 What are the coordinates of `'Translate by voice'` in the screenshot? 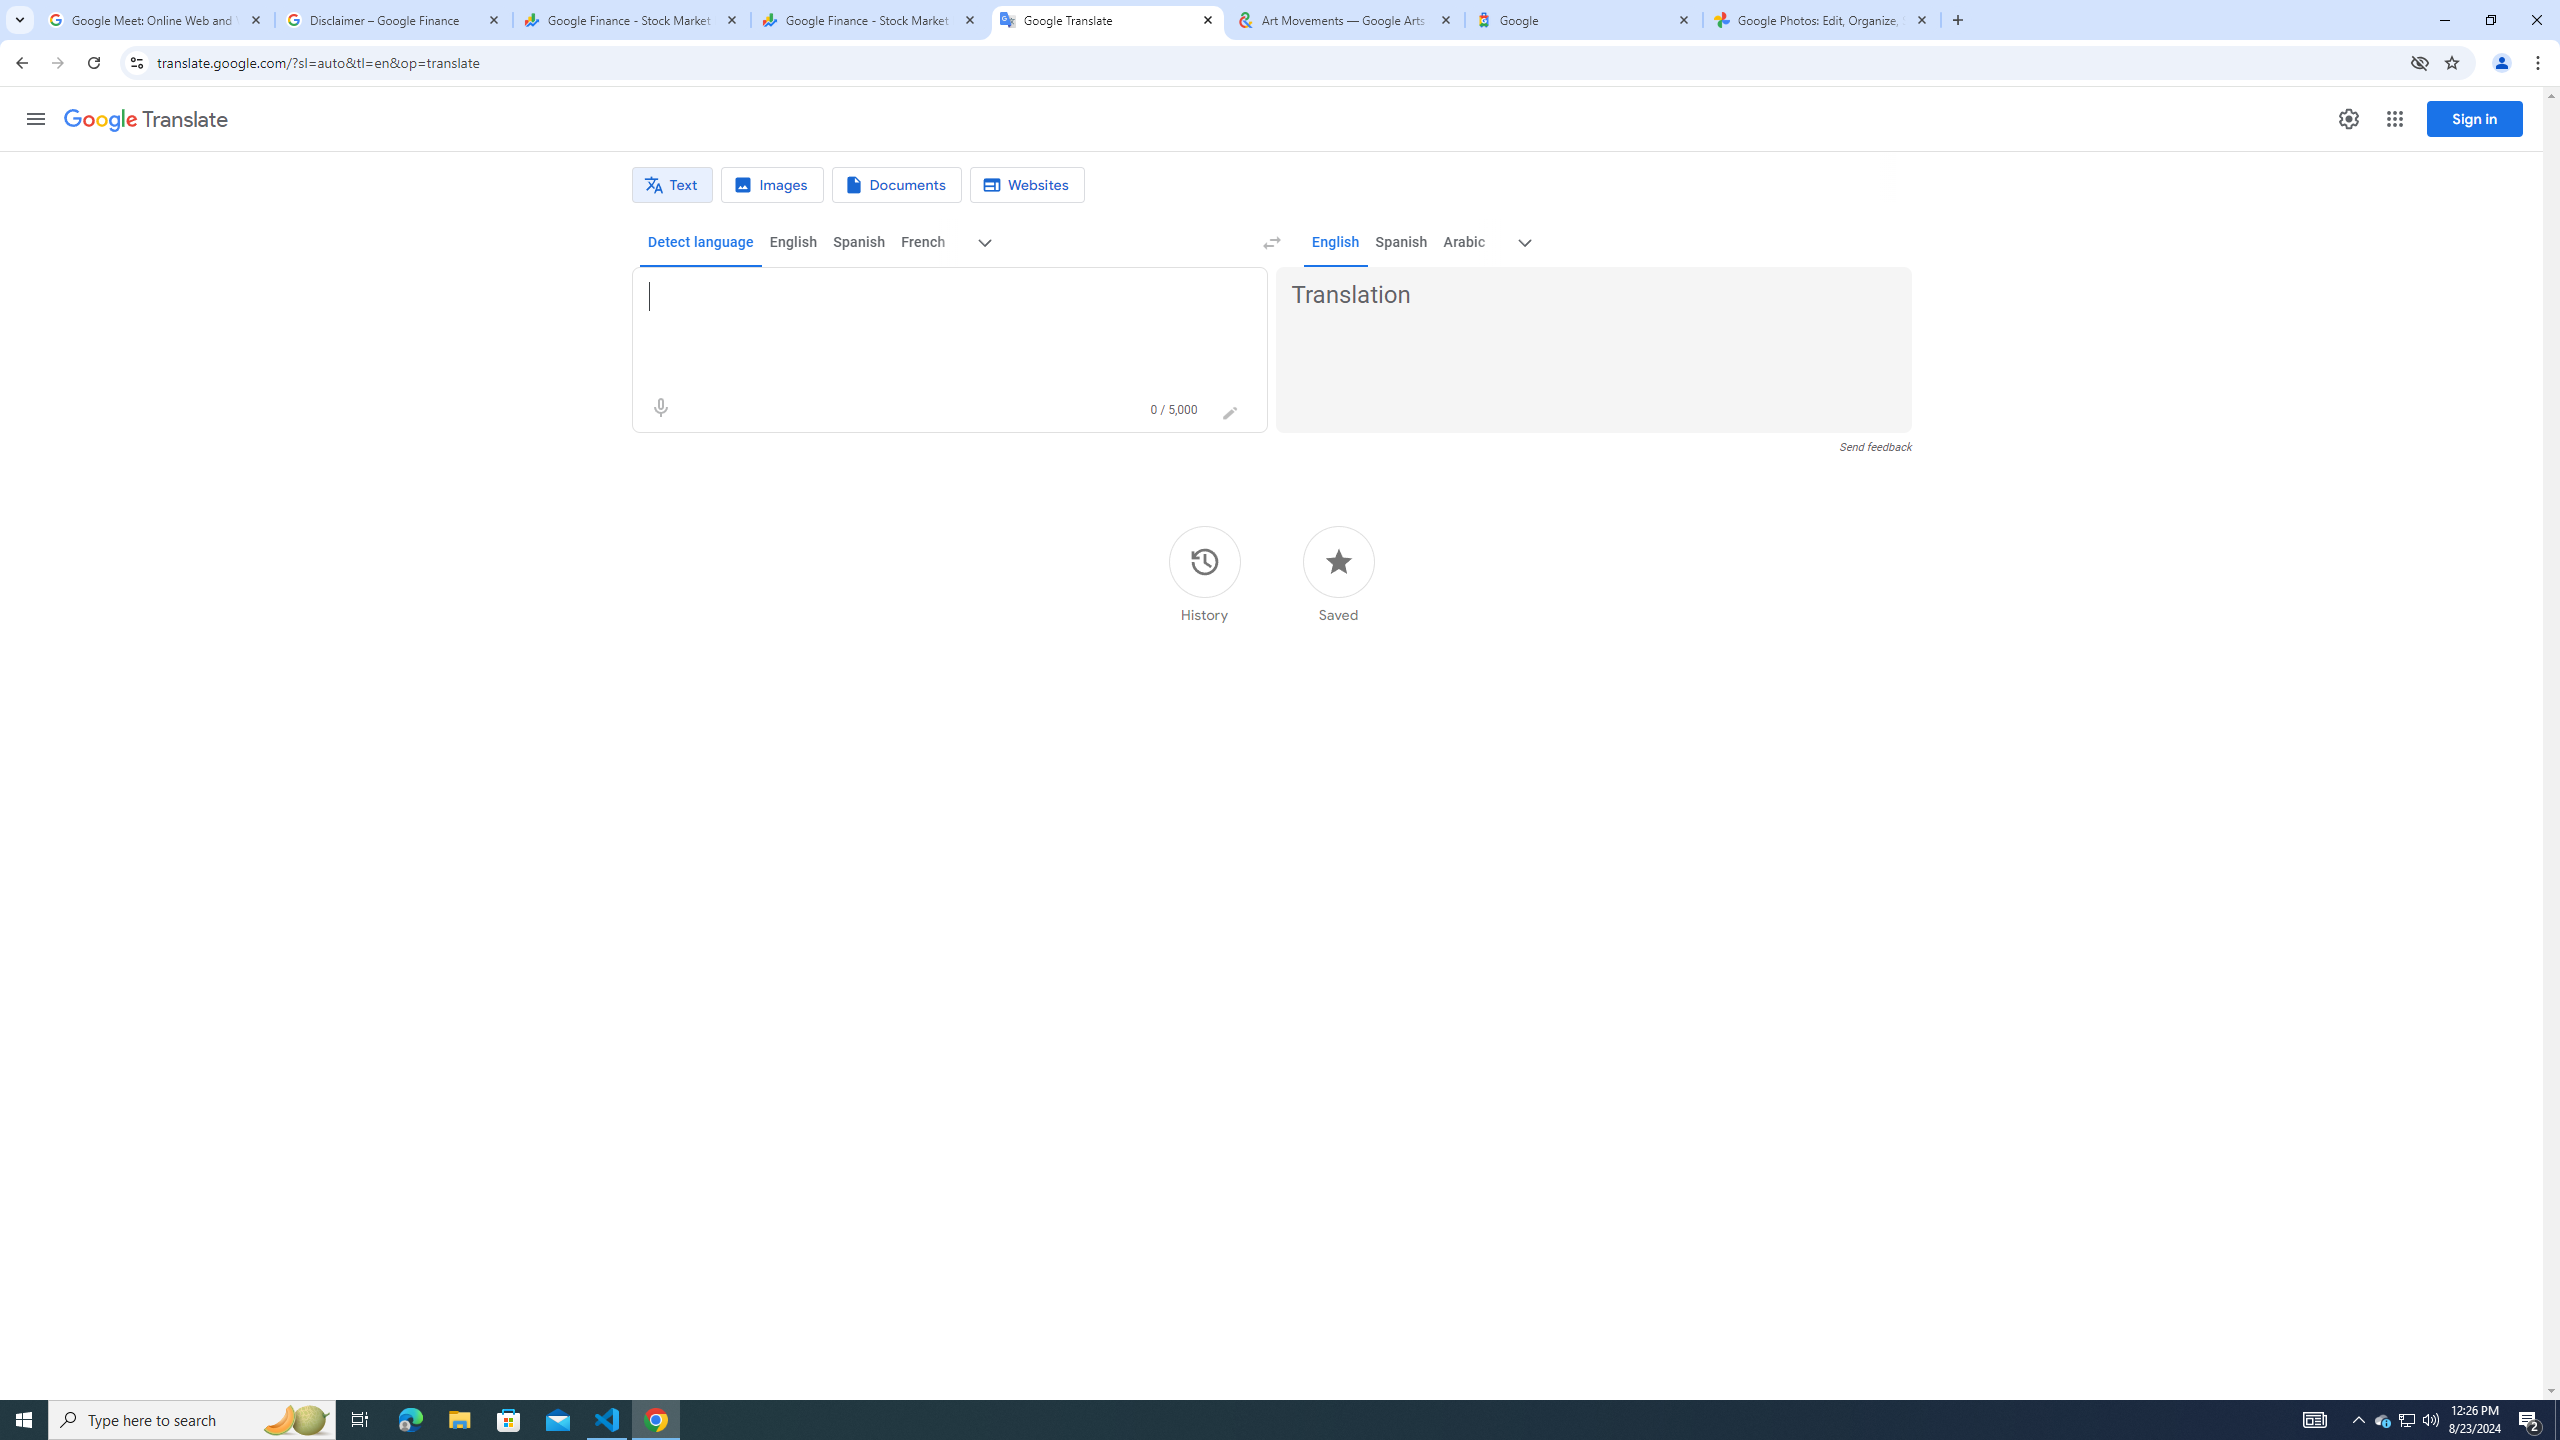 It's located at (660, 407).